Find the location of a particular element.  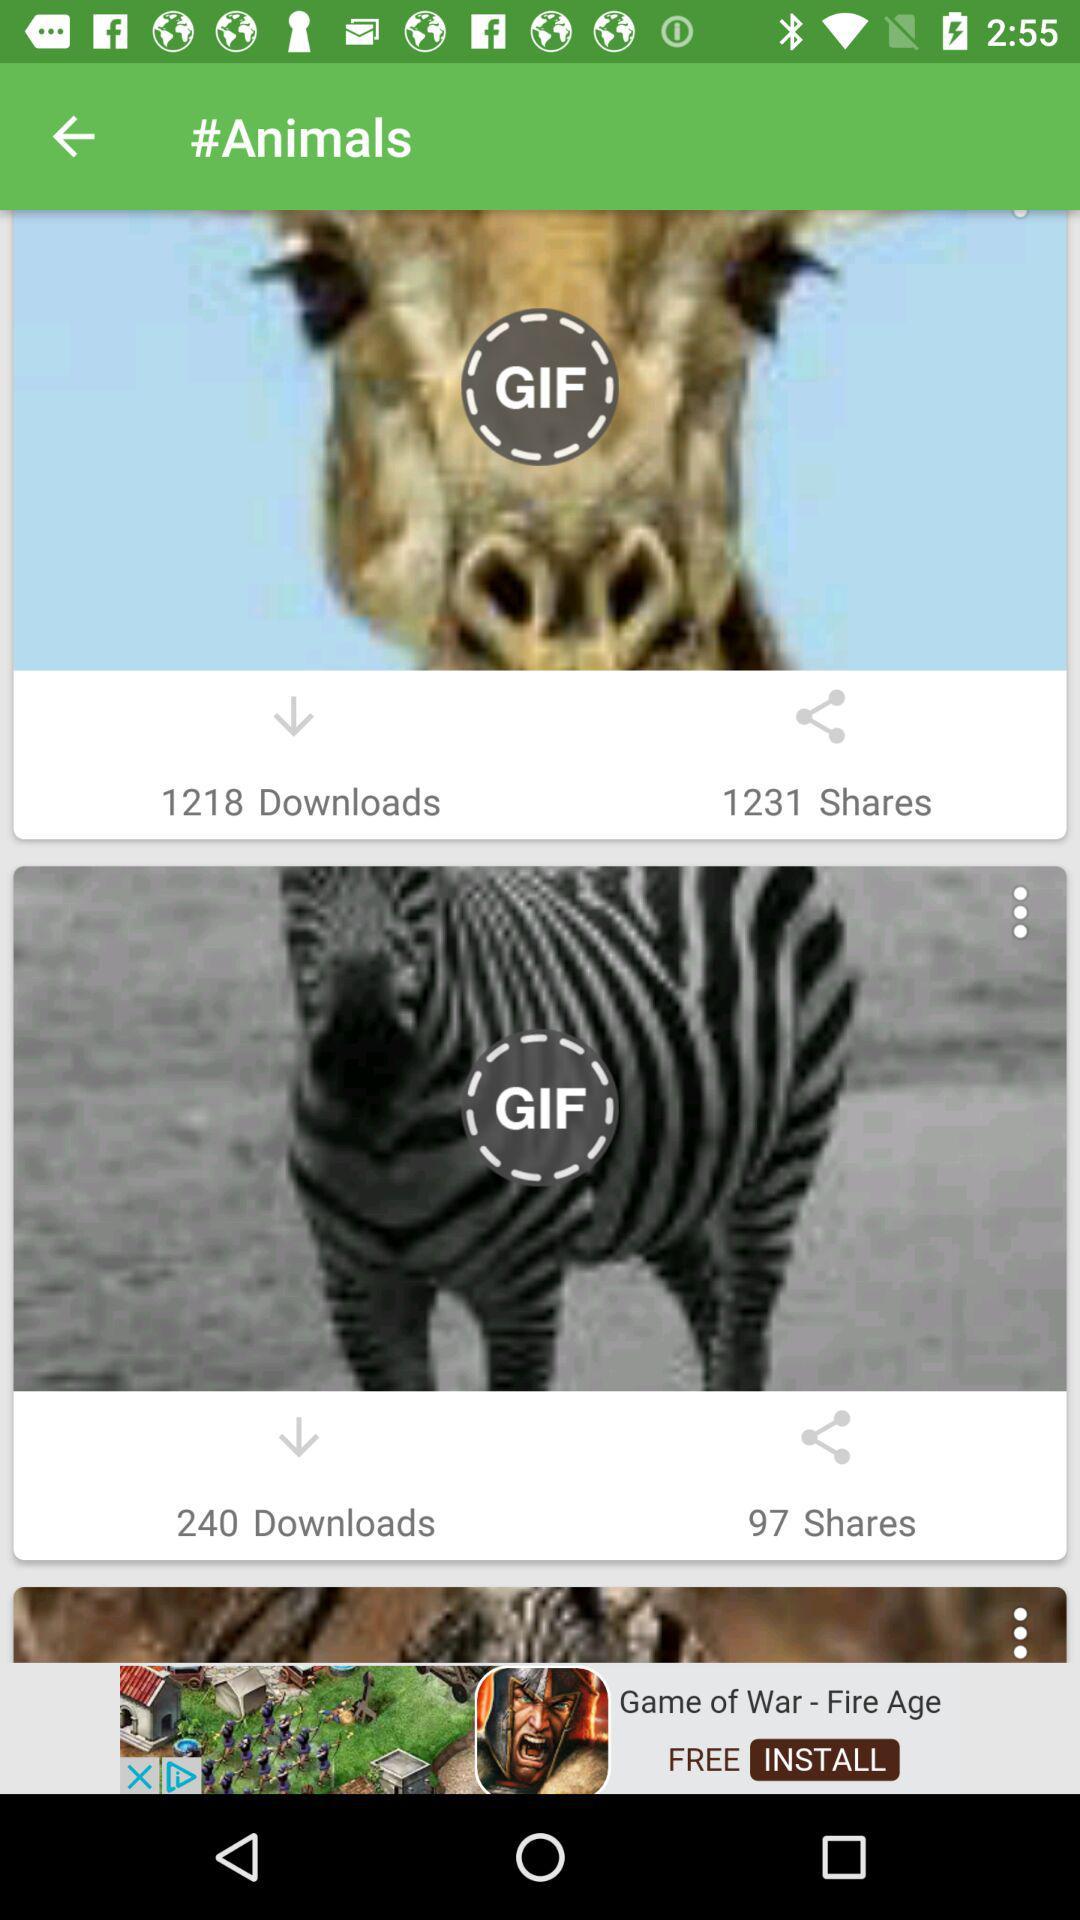

the share button below the second gif is located at coordinates (825, 1436).